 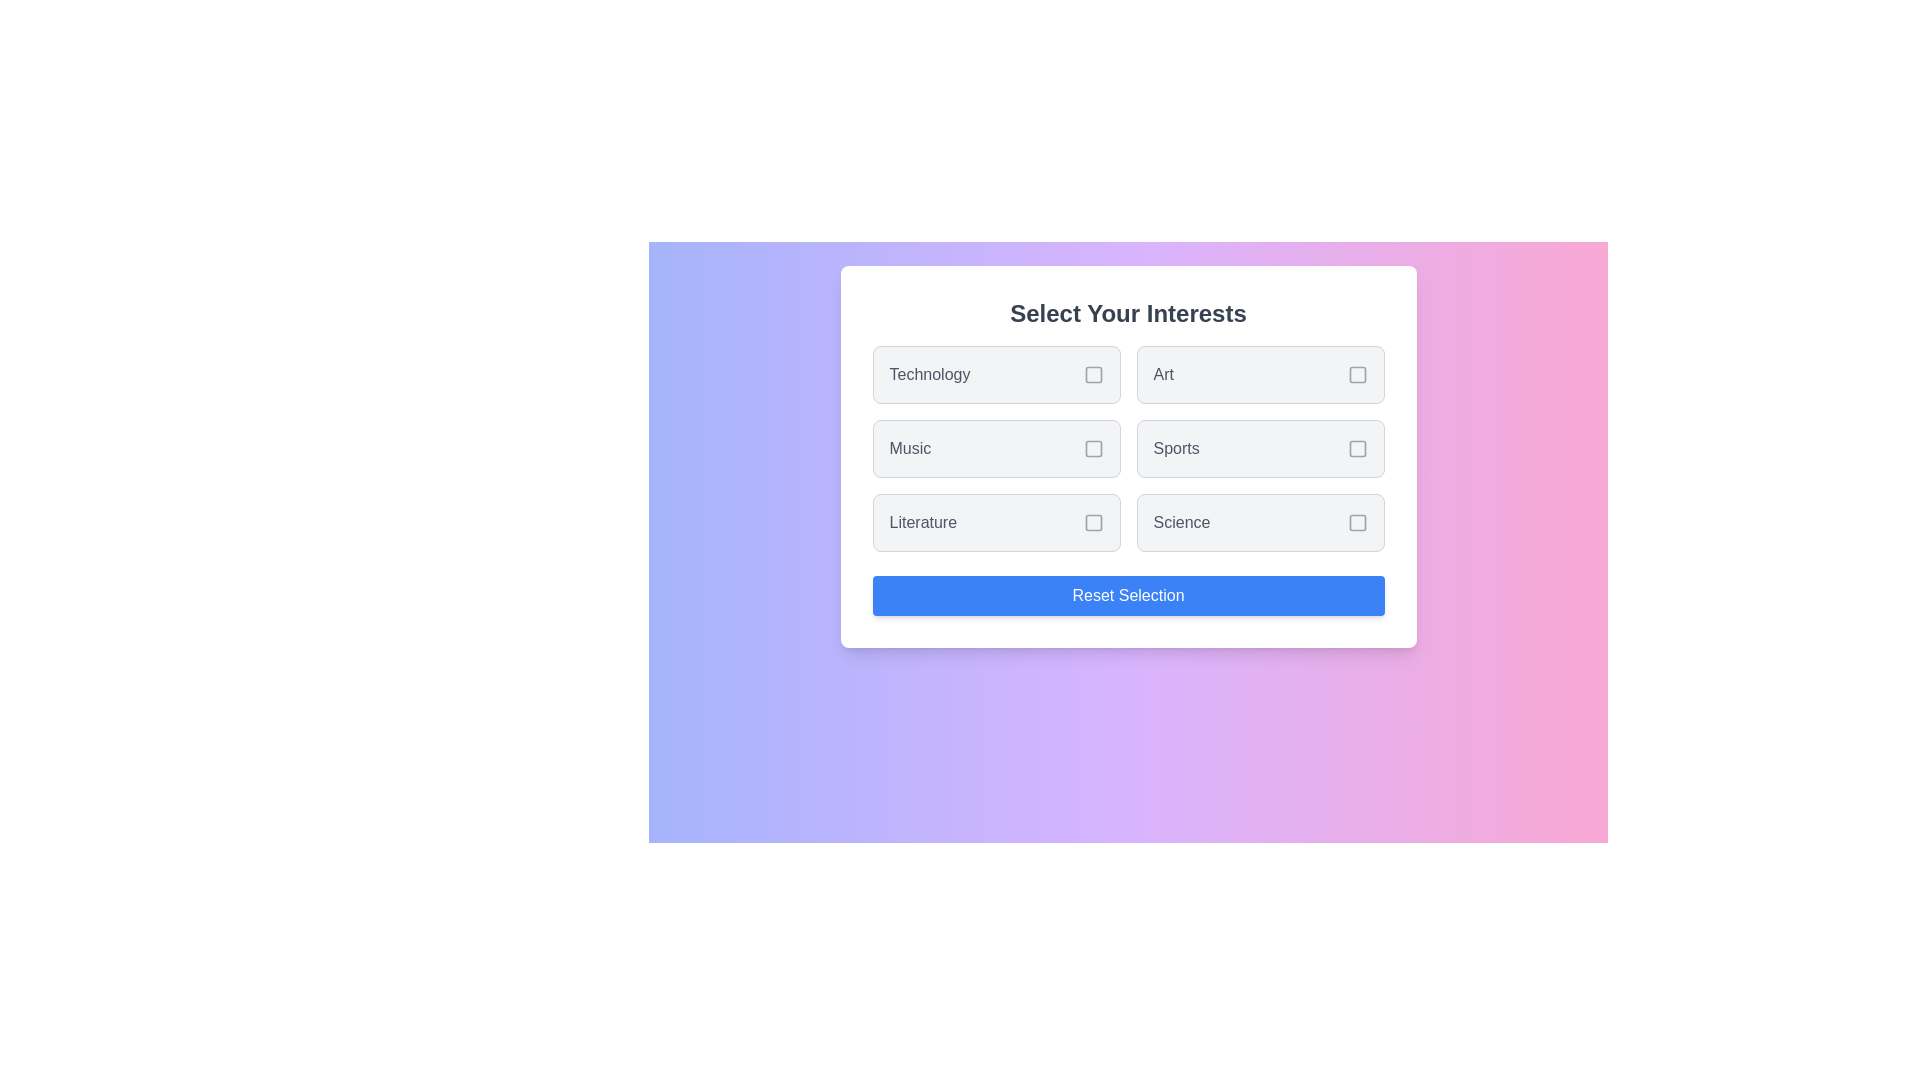 I want to click on the interest item labeled Art, so click(x=1259, y=374).